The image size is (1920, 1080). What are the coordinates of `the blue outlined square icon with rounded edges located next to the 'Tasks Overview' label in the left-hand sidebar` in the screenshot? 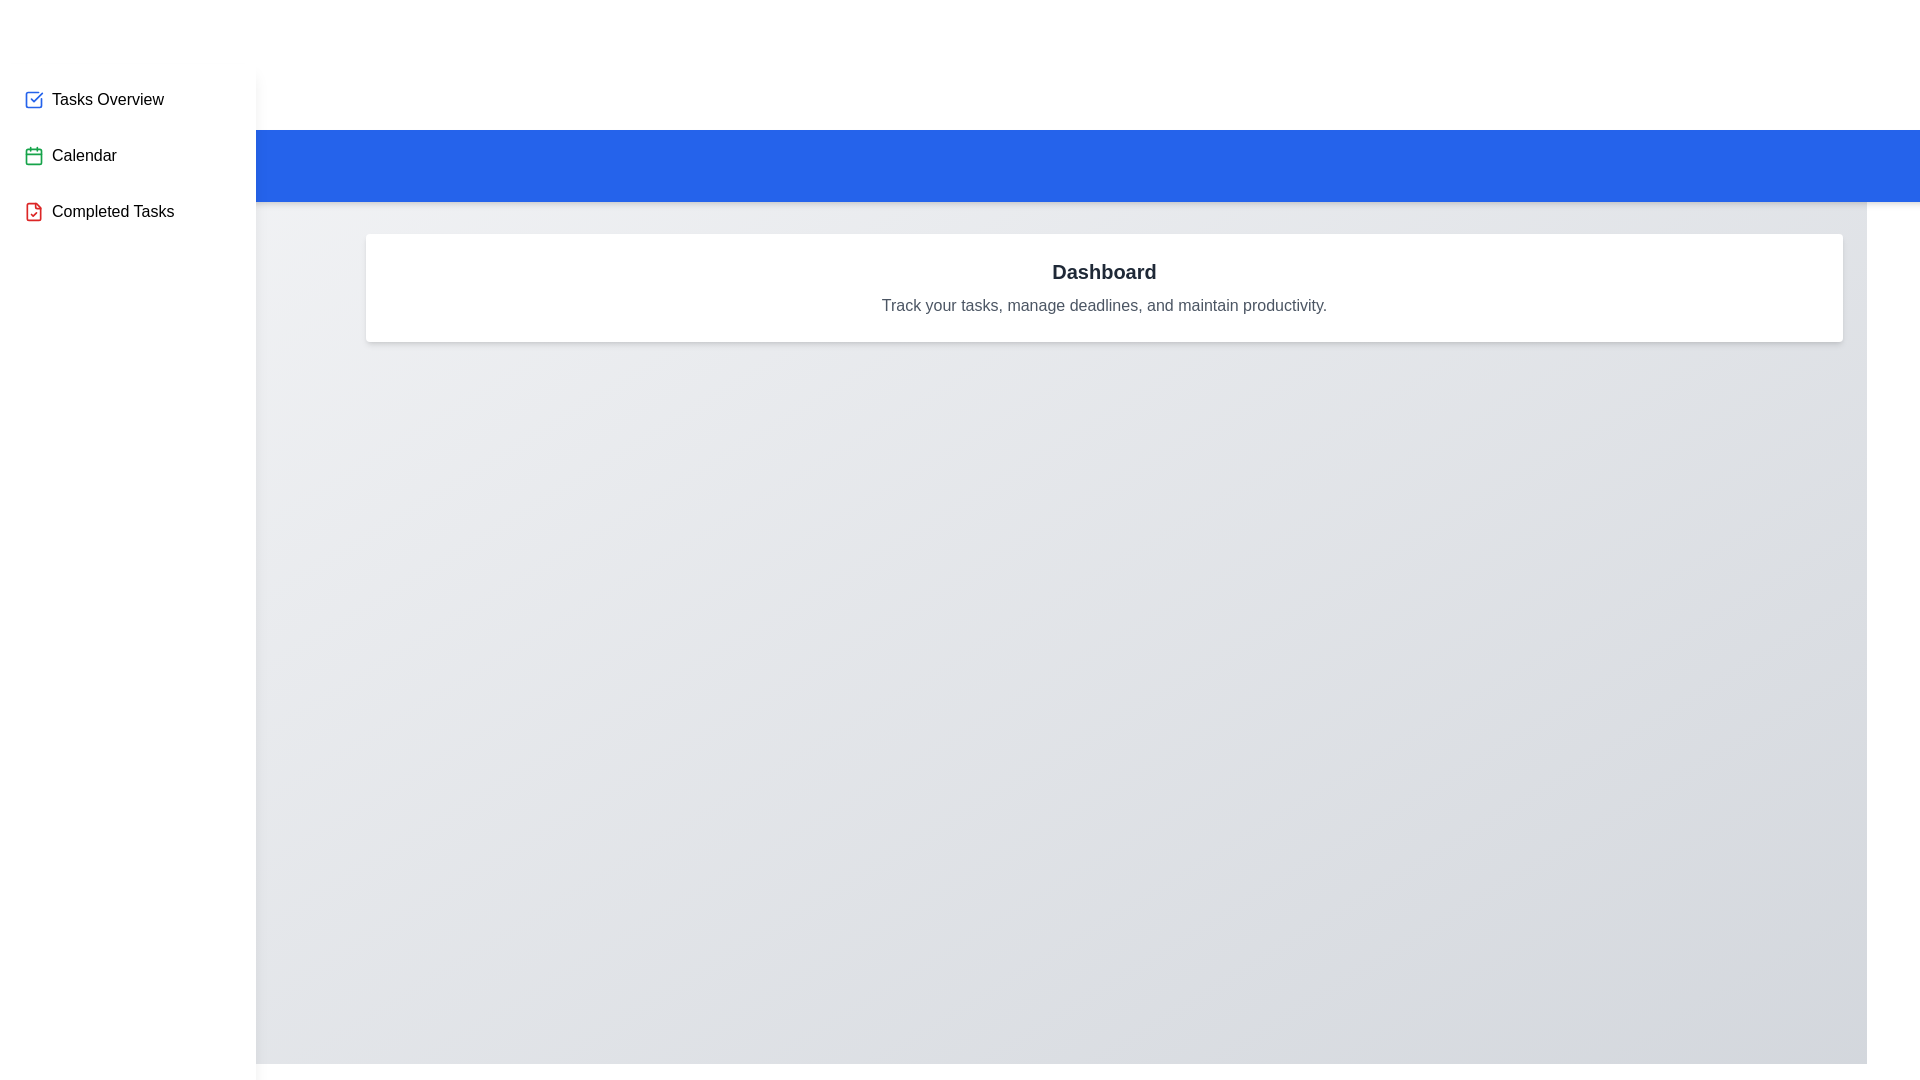 It's located at (33, 100).